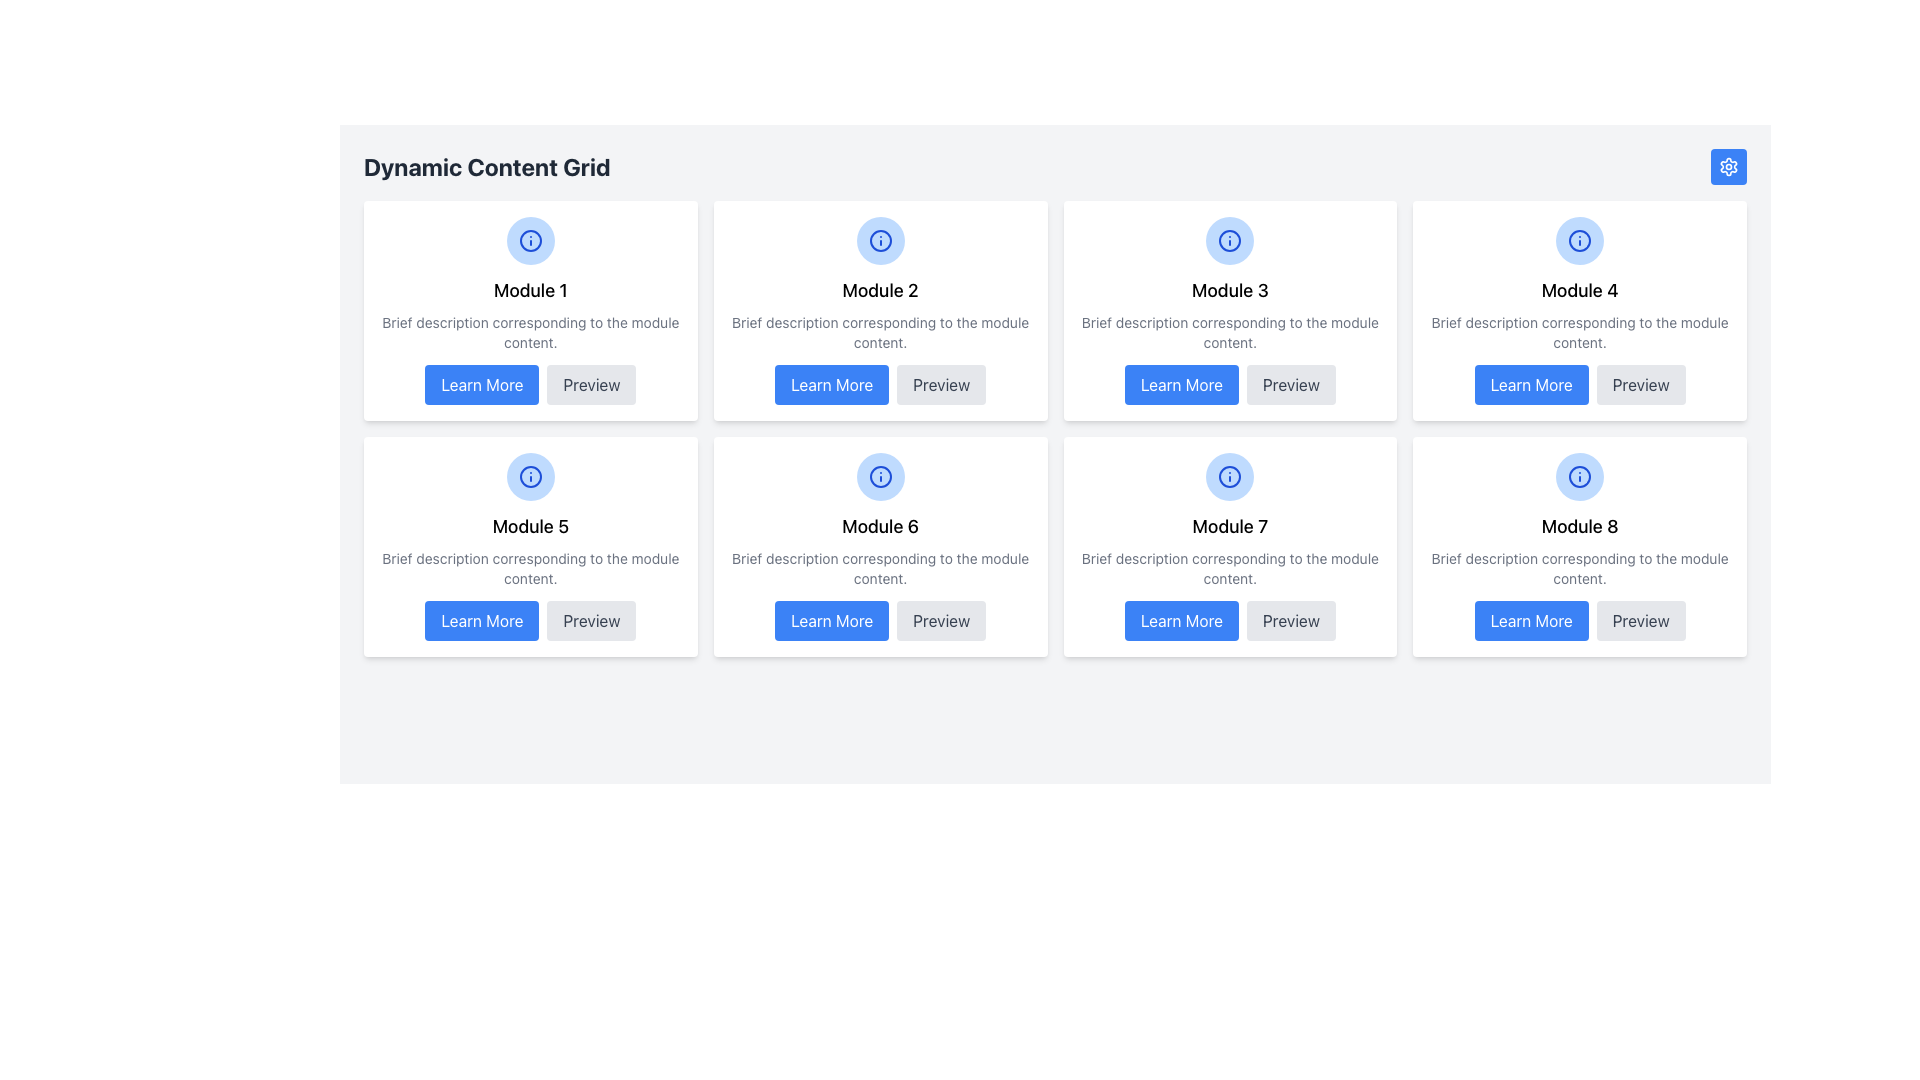 The image size is (1920, 1080). What do you see at coordinates (1727, 165) in the screenshot?
I see `the button located in the top-right corner of the interface, adjacent to the title 'Dynamic Content Grid', to observe any tooltip or visual feedback` at bounding box center [1727, 165].